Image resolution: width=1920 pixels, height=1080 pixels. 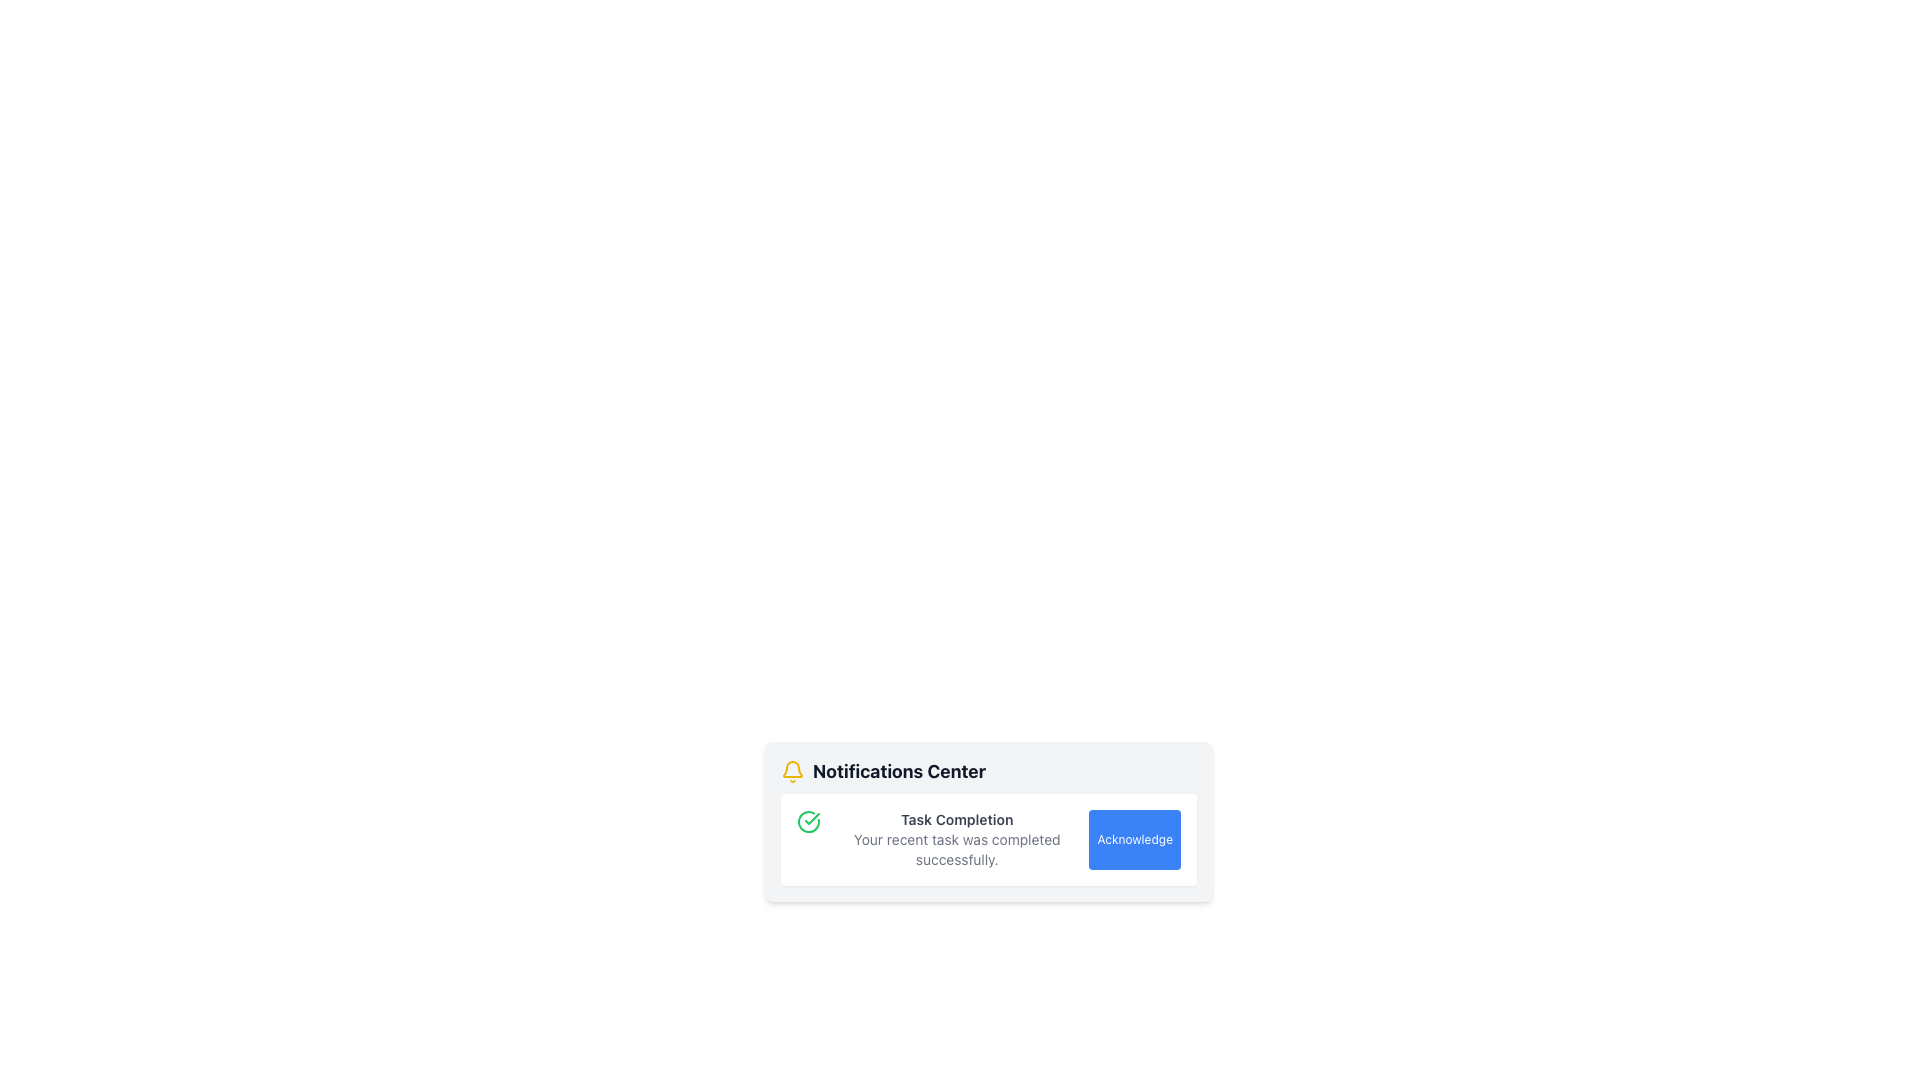 I want to click on the button located at the bottom-right corner of the notification card, adjacent to the description text and other elements, so click(x=1135, y=840).